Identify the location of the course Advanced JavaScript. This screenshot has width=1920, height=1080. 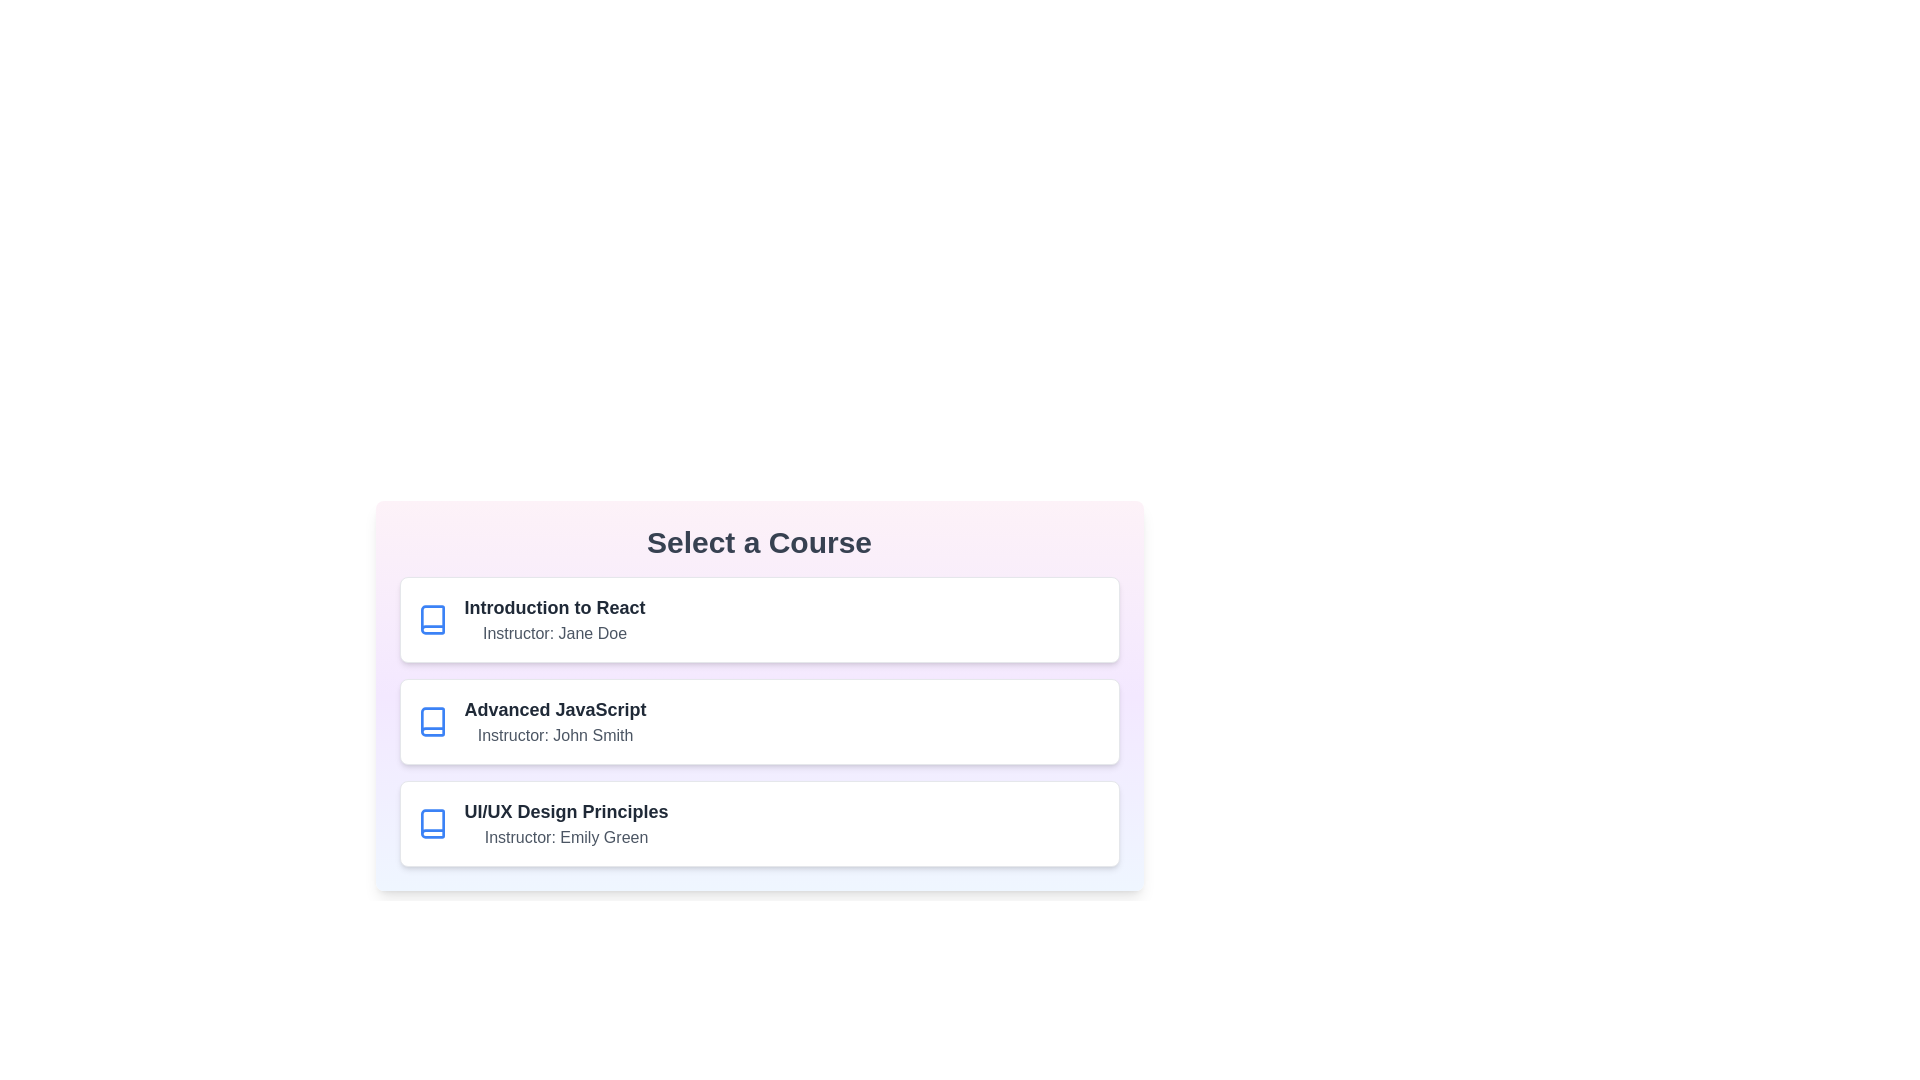
(758, 721).